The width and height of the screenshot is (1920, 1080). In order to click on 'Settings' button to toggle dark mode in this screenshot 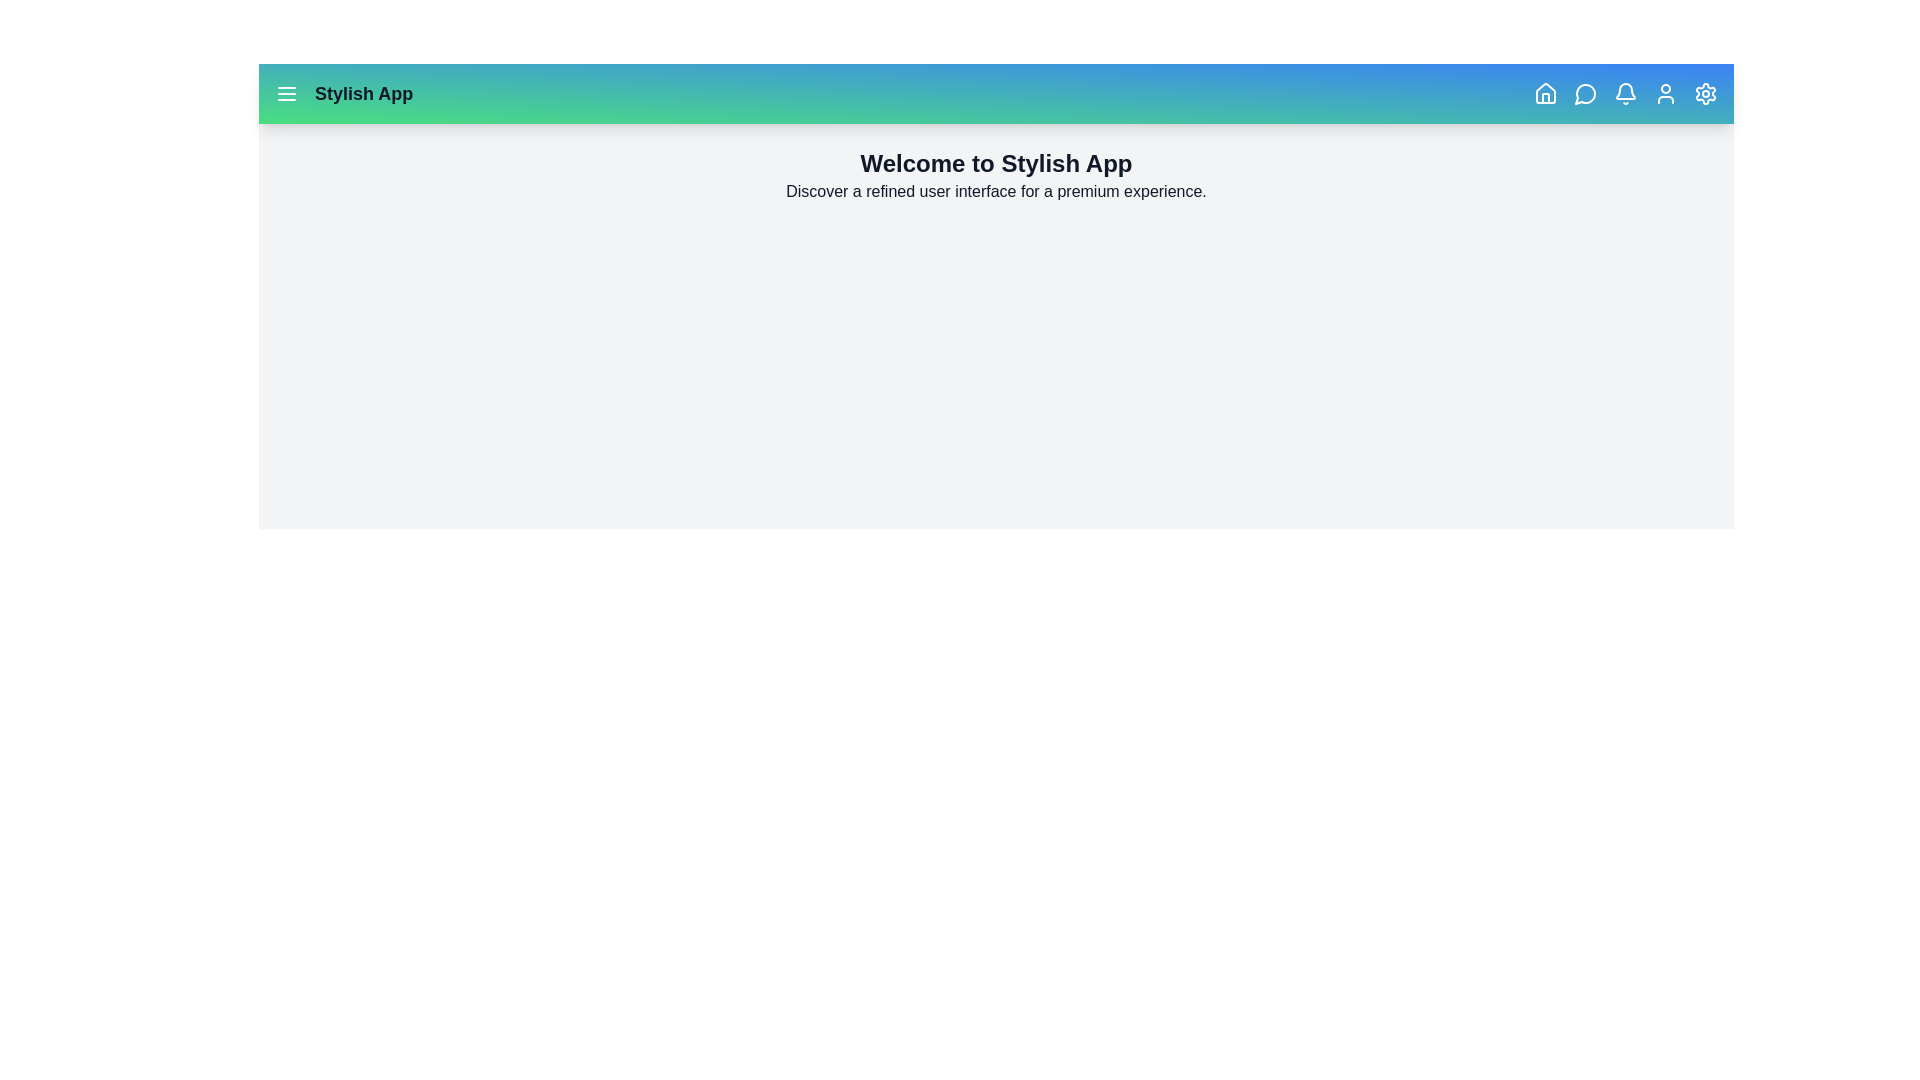, I will do `click(1704, 93)`.